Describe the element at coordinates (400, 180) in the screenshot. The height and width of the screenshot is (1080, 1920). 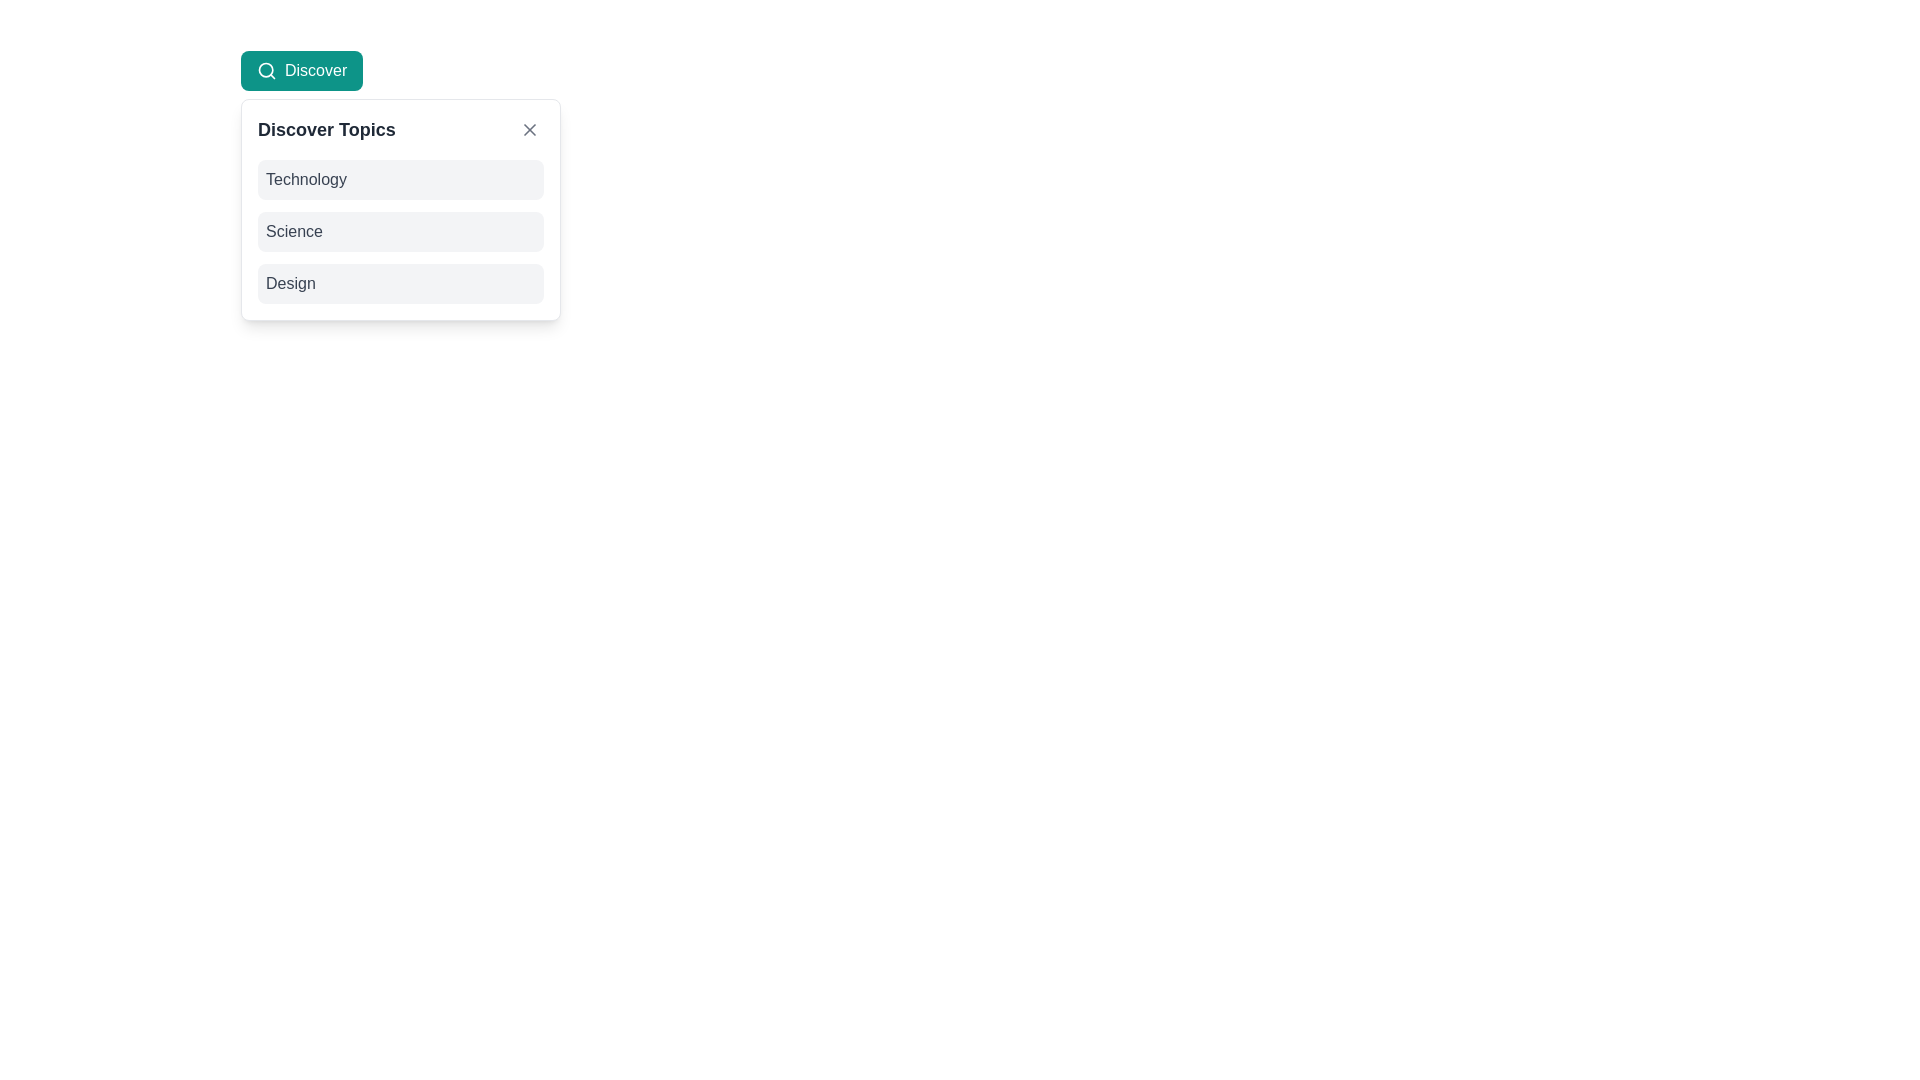
I see `the 'Technology' clickable button at the top of the 'Discover Topics' dialog box` at that location.